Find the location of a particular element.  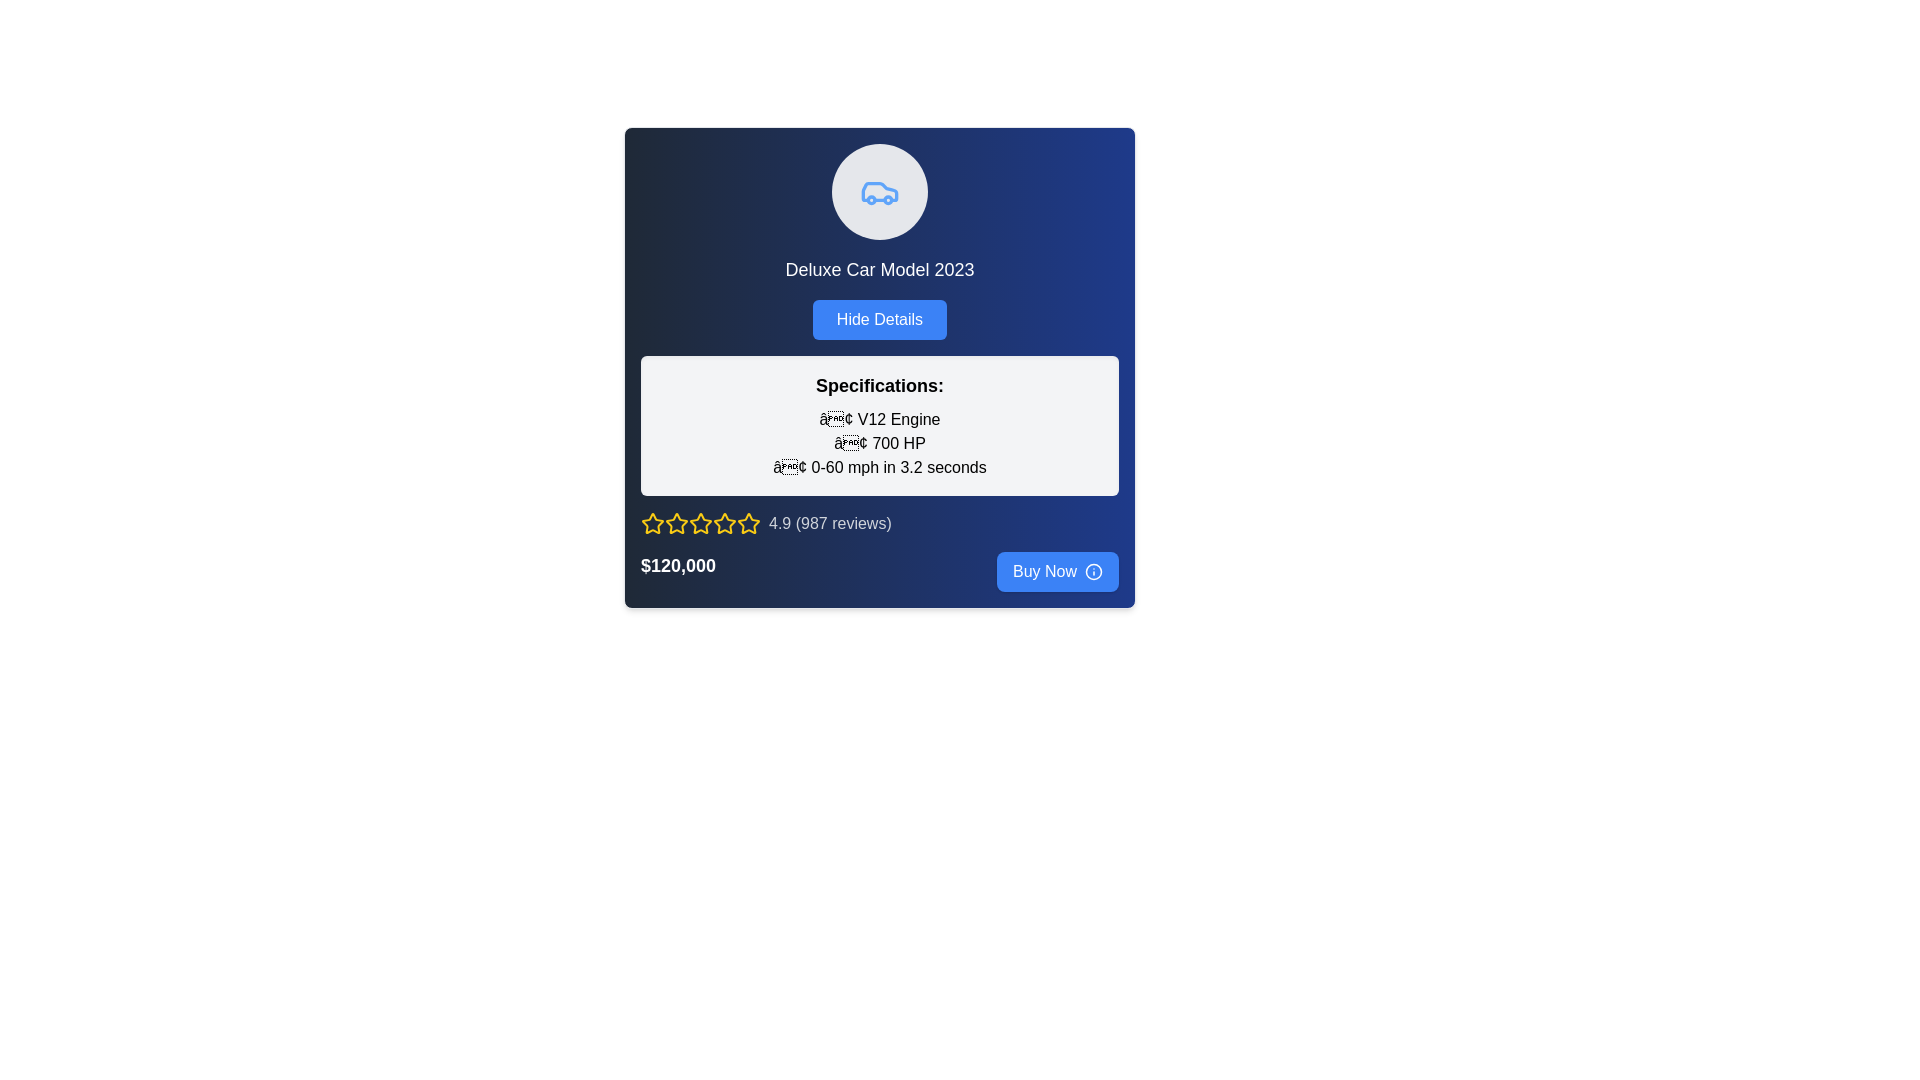

the sixth star icon in the rating system is located at coordinates (723, 523).